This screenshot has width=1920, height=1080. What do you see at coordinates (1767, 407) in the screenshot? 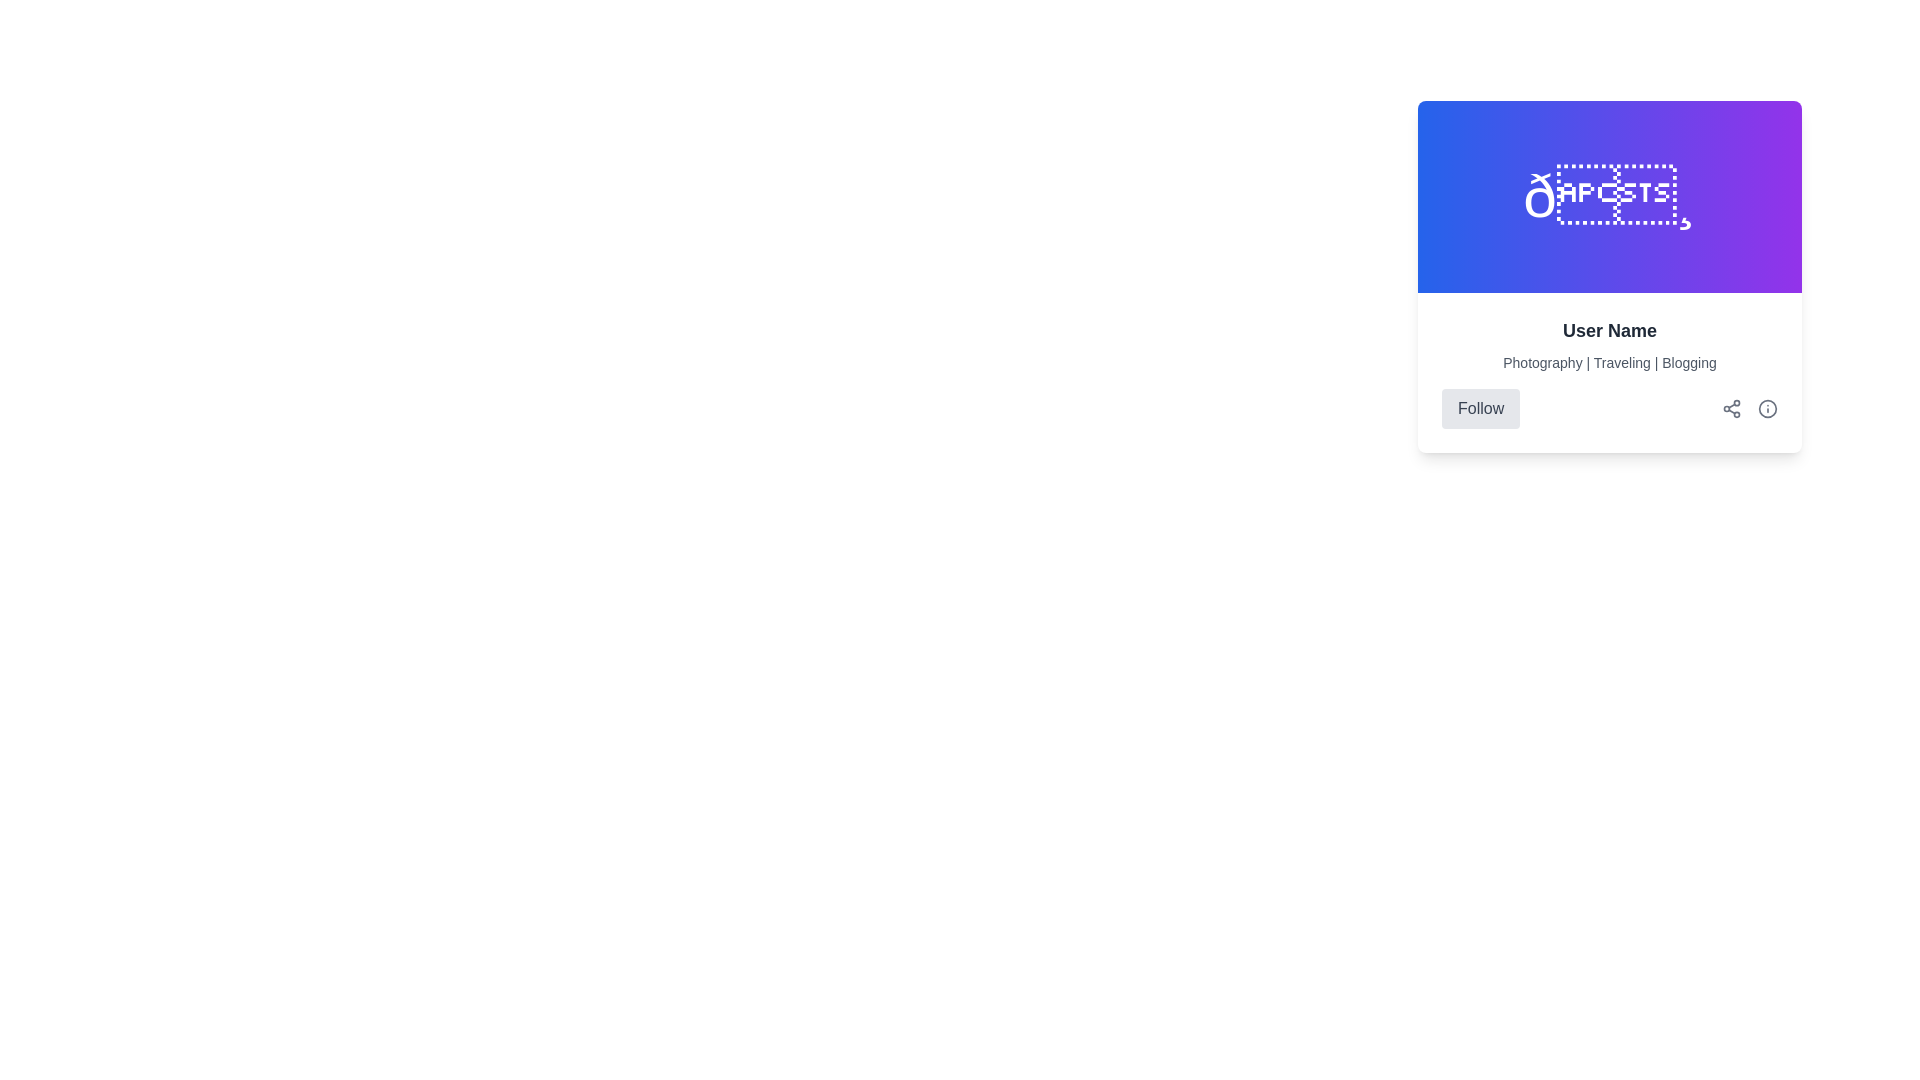
I see `the small circular button with an 'info' icon located at the bottom-right corner of the card, which changes color from gray to blue when hovered` at bounding box center [1767, 407].